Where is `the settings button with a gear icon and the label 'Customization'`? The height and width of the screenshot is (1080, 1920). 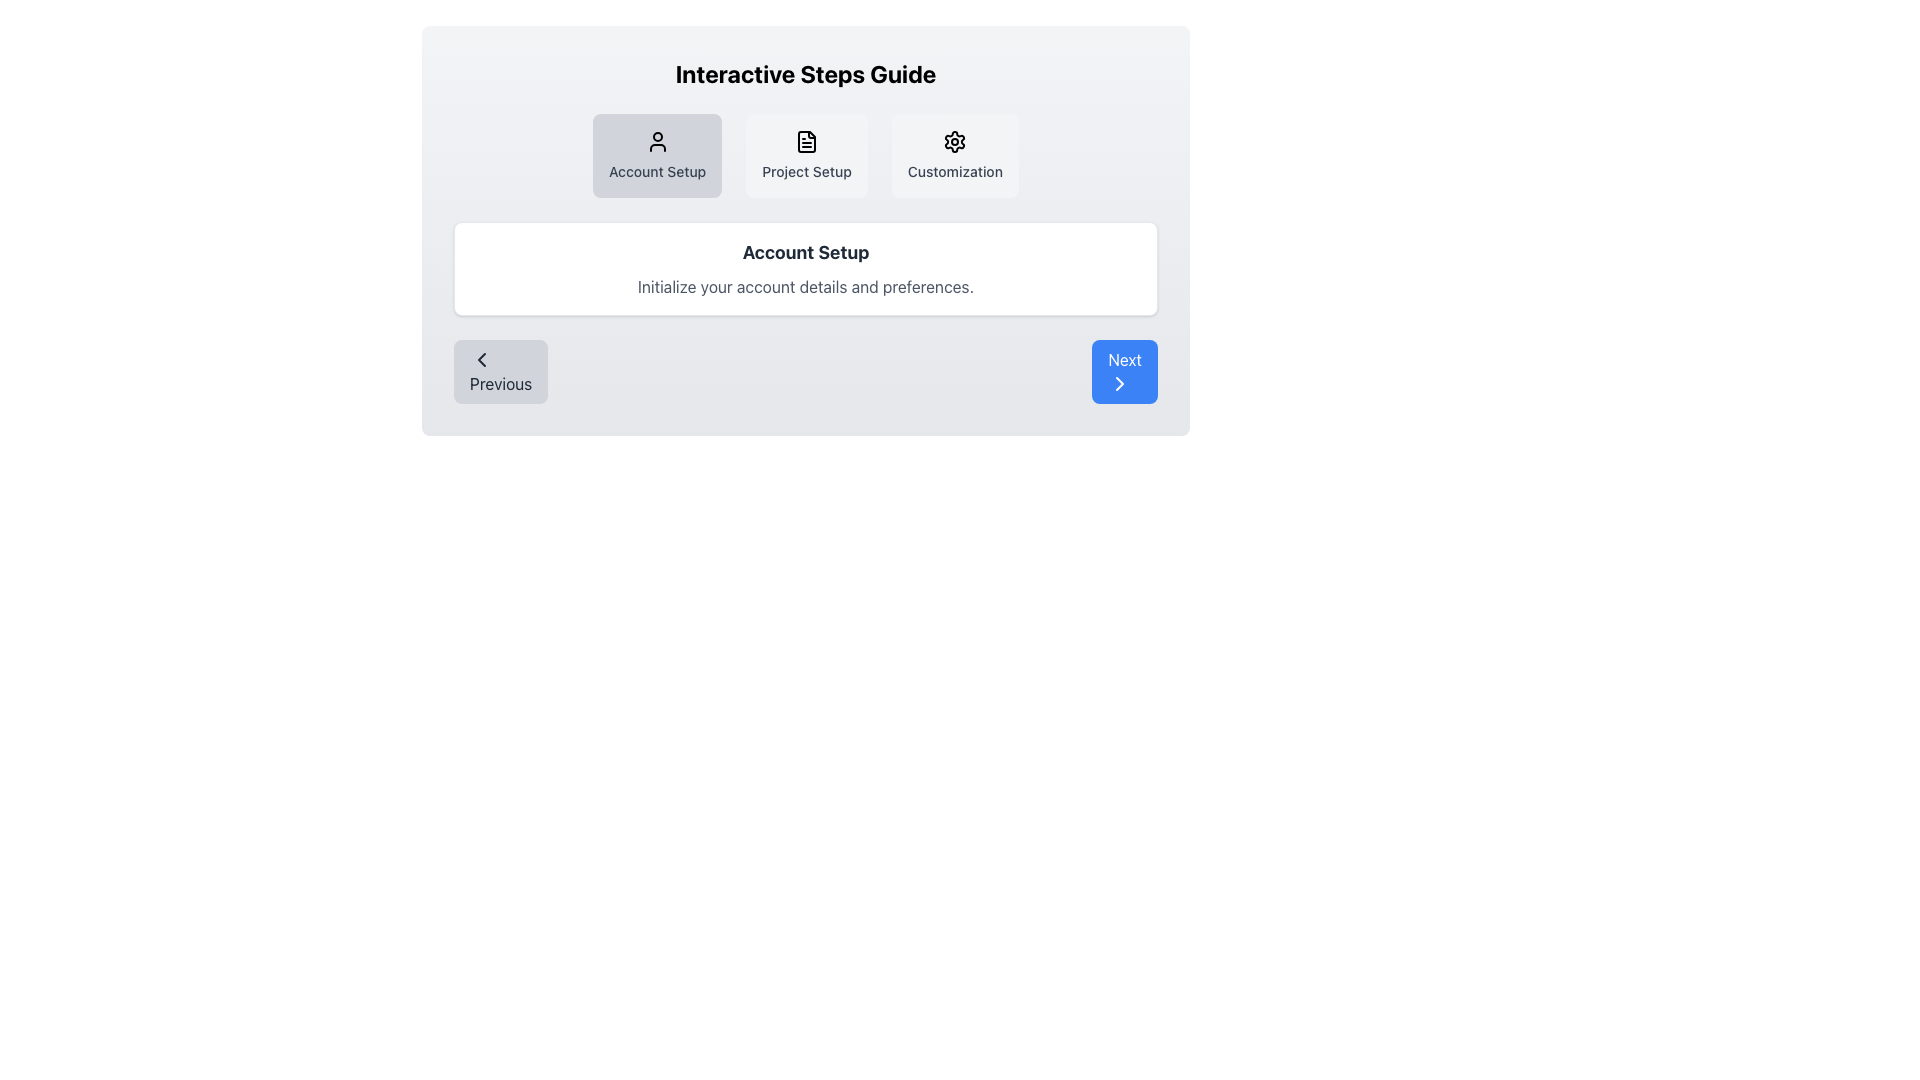
the settings button with a gear icon and the label 'Customization' is located at coordinates (954, 154).